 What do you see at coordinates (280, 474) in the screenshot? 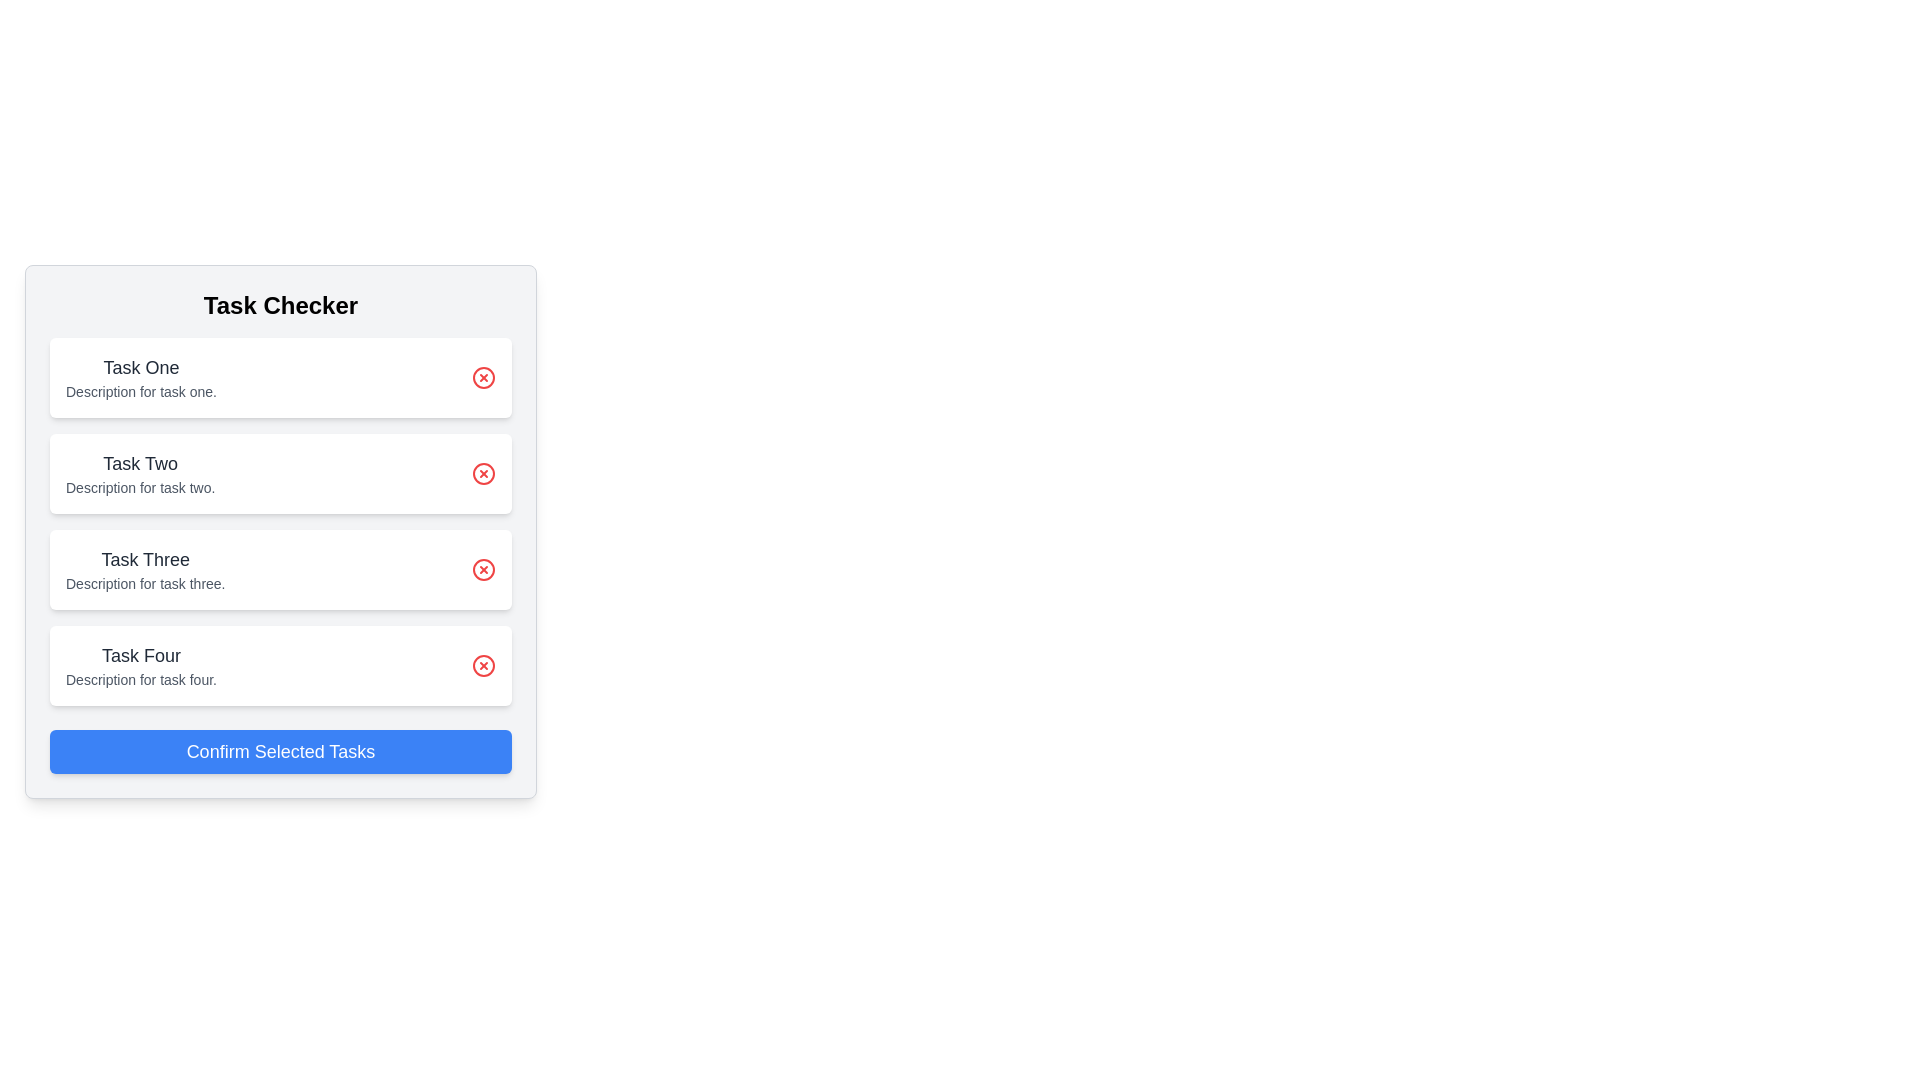
I see `task title 'Task Two' and description 'Description for task two.' from the second card in the task management section titled 'Task Checker'` at bounding box center [280, 474].